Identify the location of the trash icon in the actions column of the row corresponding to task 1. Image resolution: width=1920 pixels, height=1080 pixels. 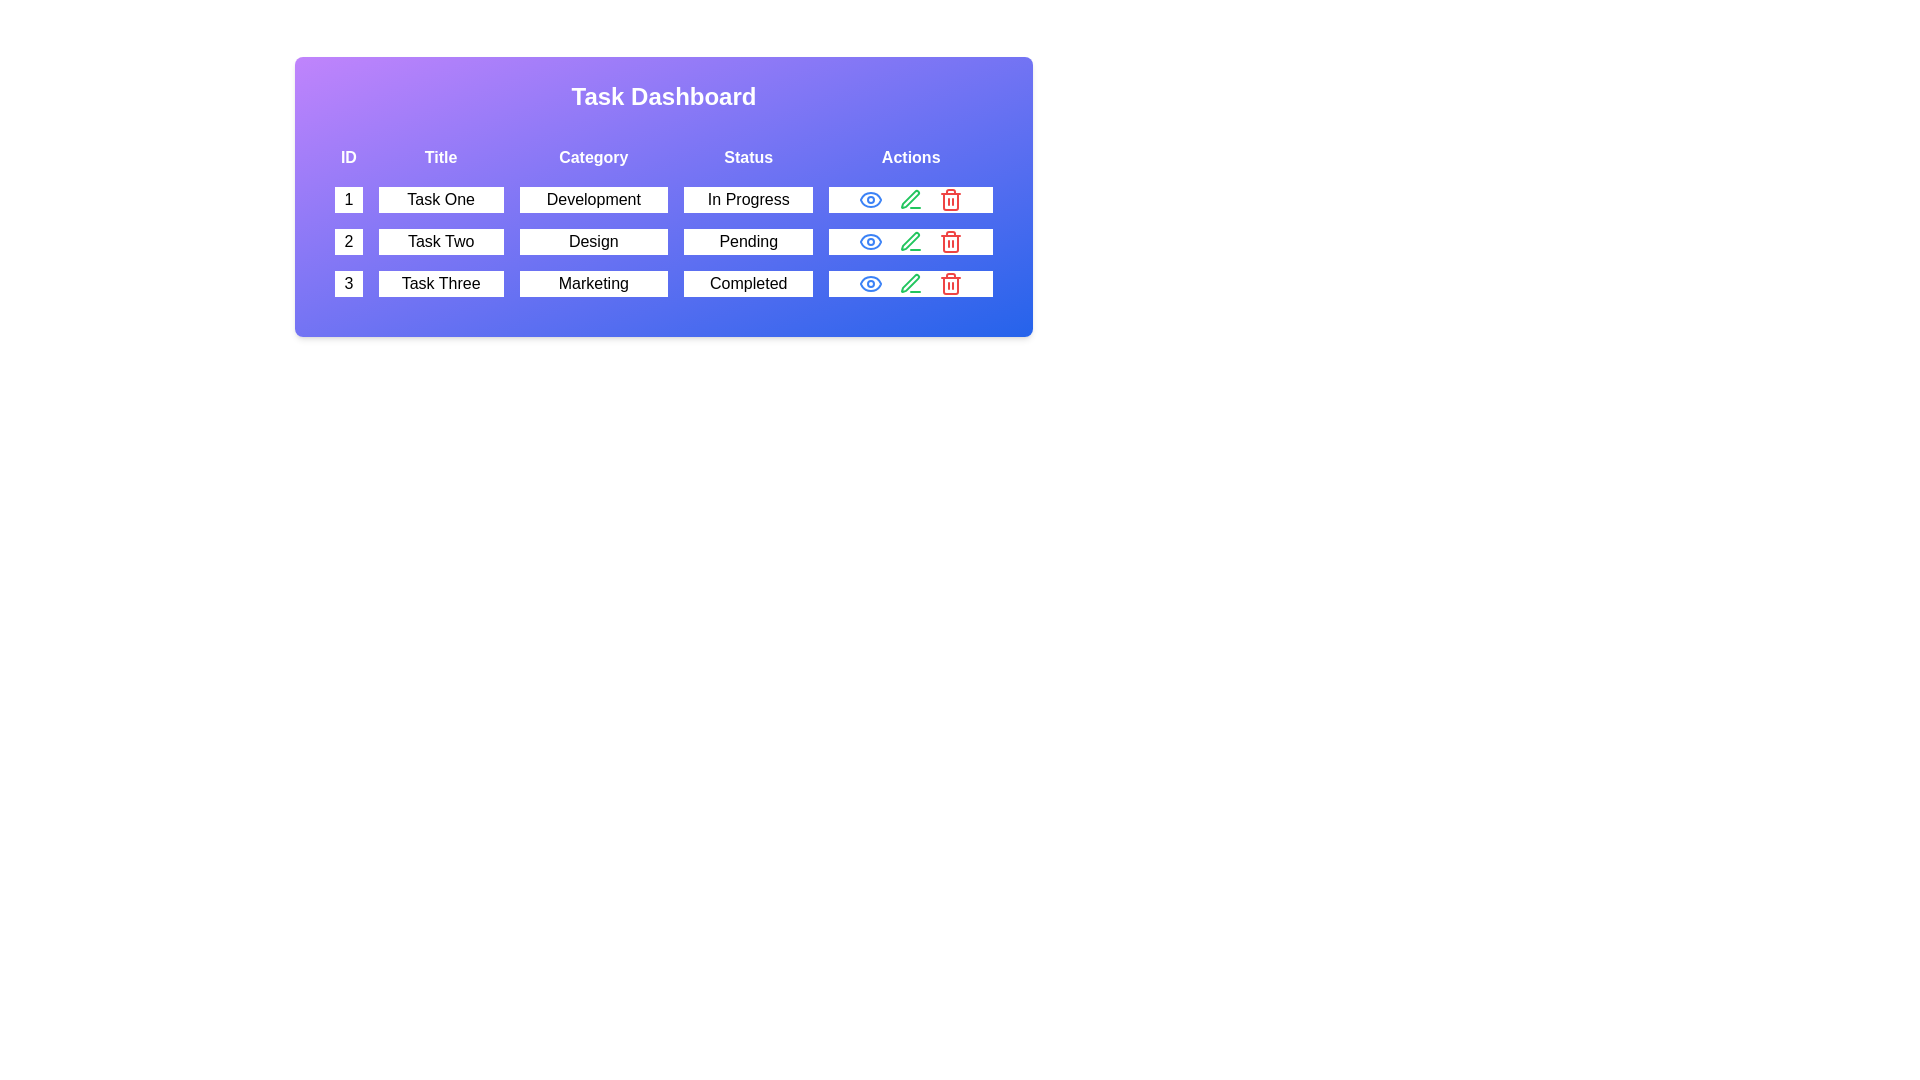
(950, 200).